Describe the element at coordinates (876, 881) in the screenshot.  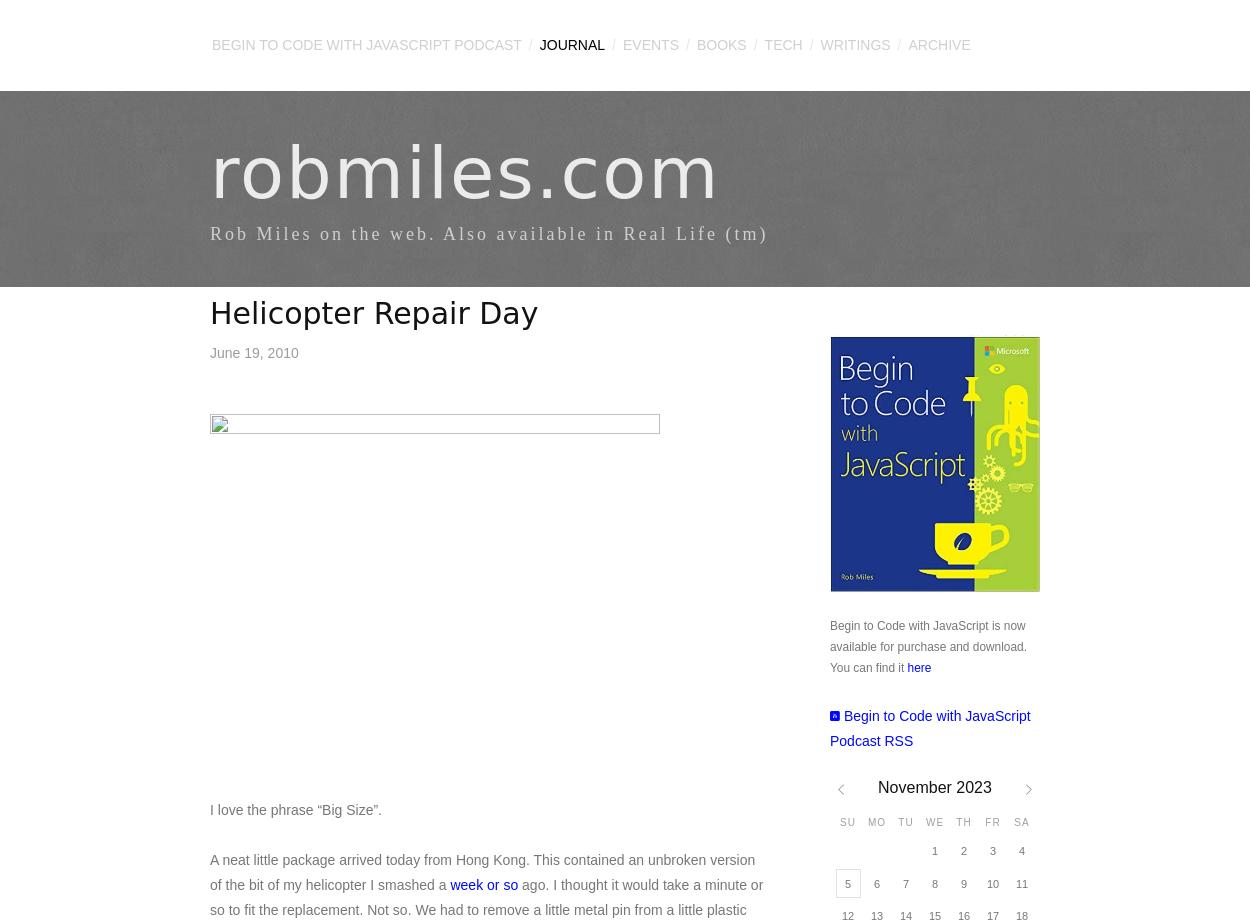
I see `'6'` at that location.